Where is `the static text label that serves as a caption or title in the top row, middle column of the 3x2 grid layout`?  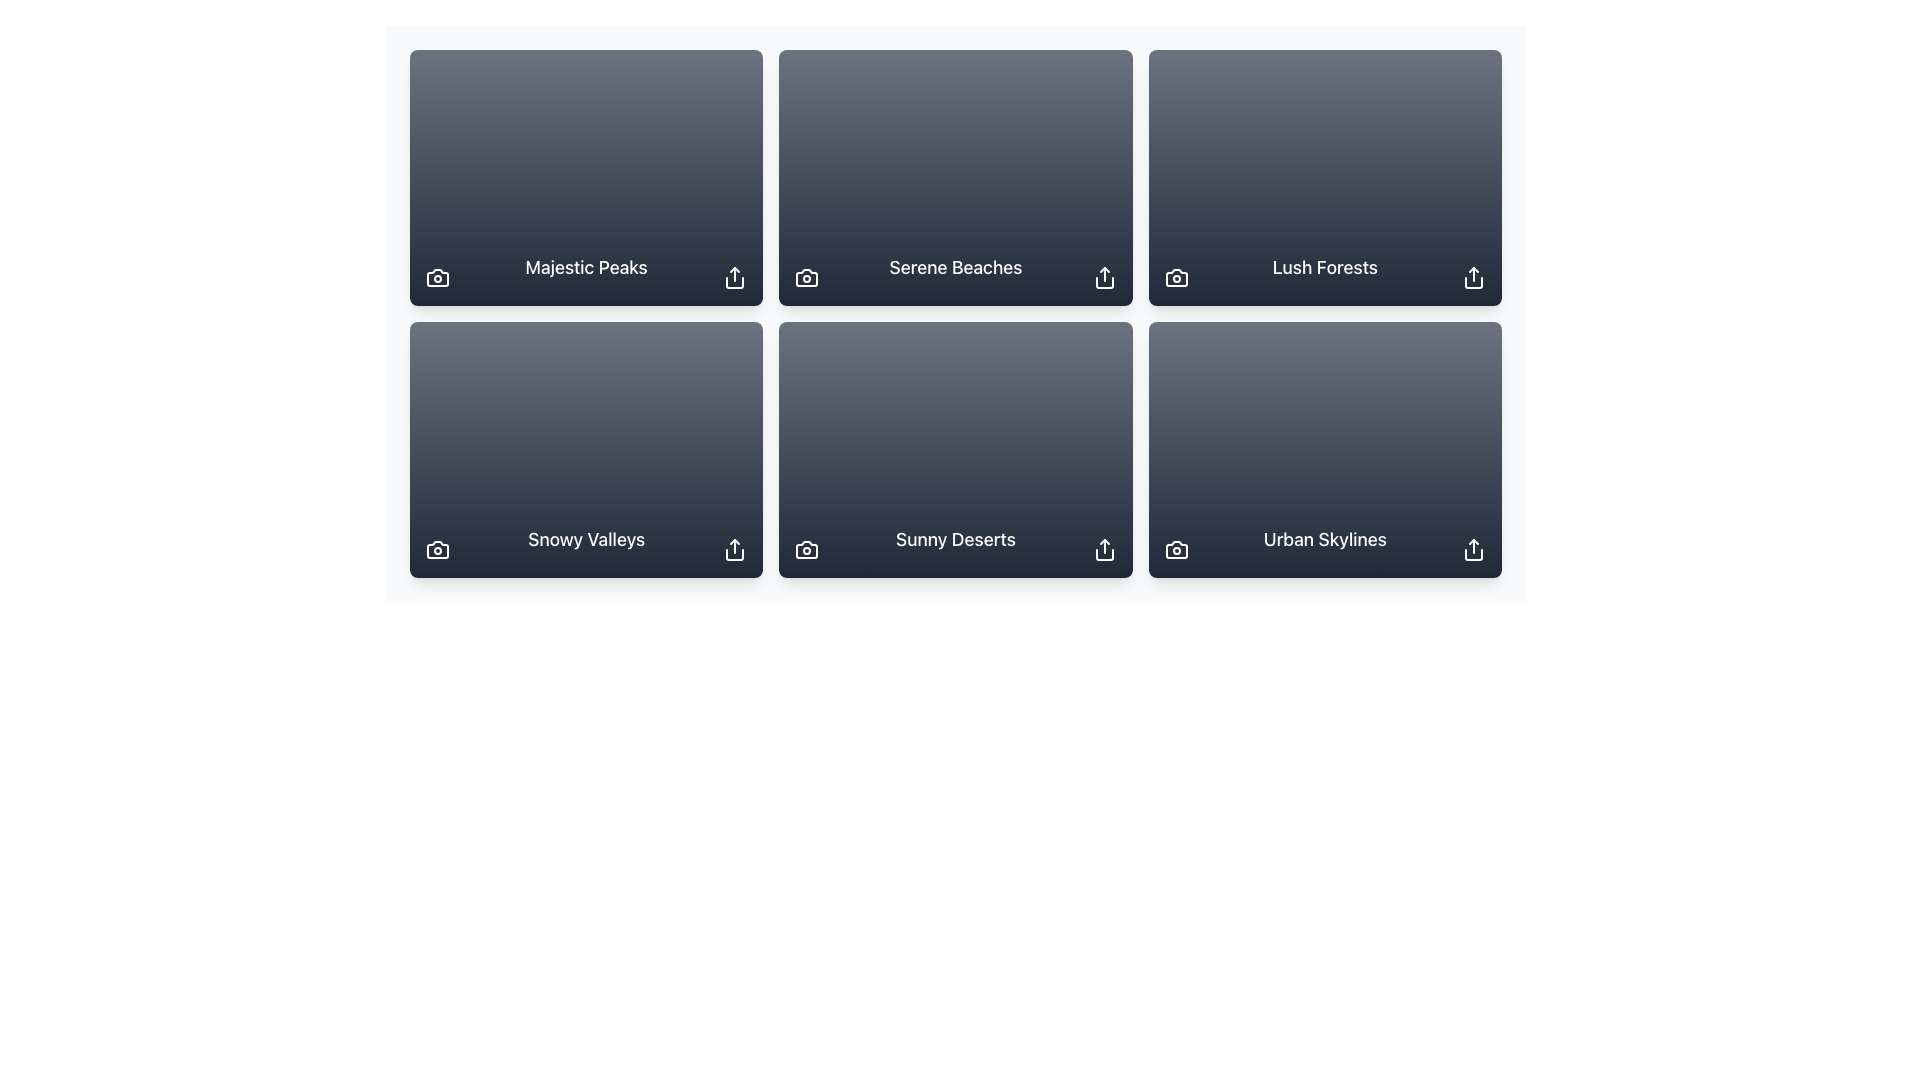 the static text label that serves as a caption or title in the top row, middle column of the 3x2 grid layout is located at coordinates (954, 280).